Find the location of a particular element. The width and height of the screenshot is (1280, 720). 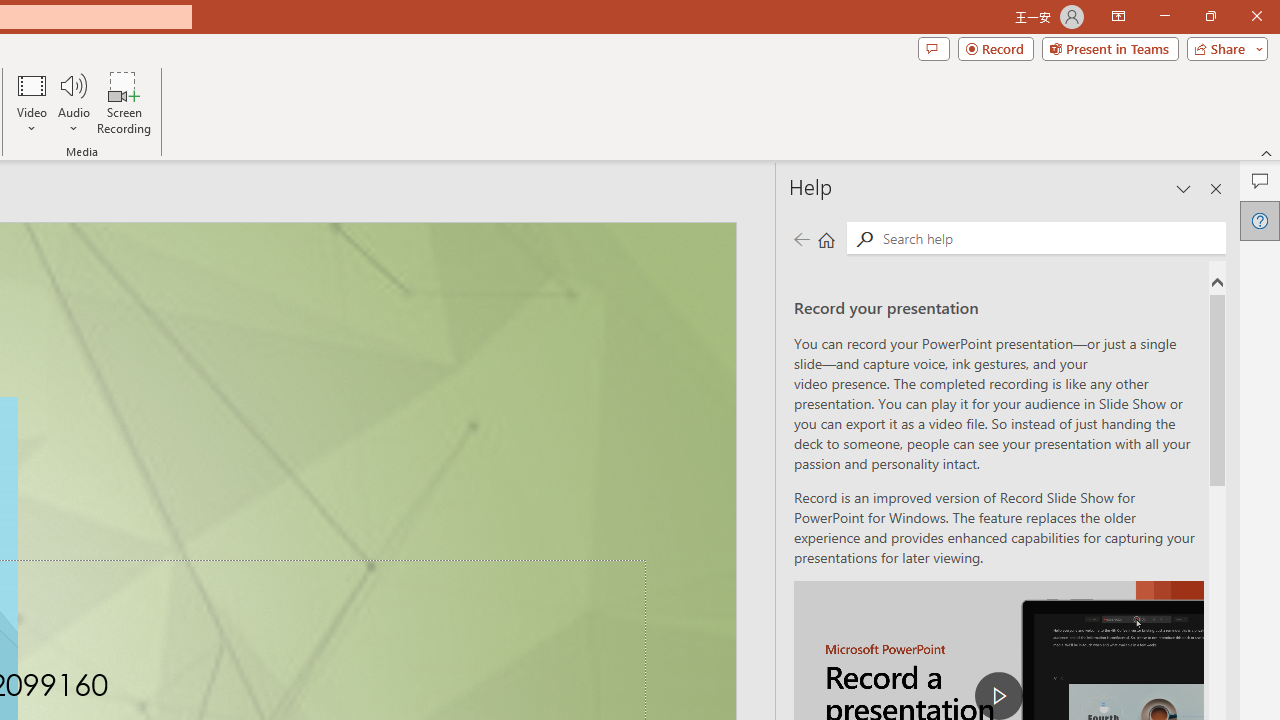

'Present in Teams' is located at coordinates (1109, 47).